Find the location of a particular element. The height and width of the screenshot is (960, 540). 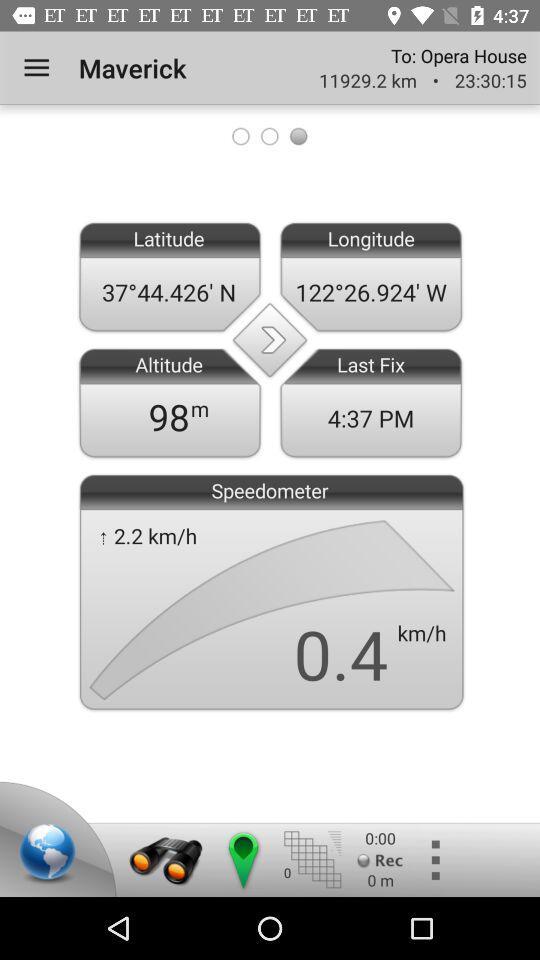

the record button is located at coordinates (380, 859).